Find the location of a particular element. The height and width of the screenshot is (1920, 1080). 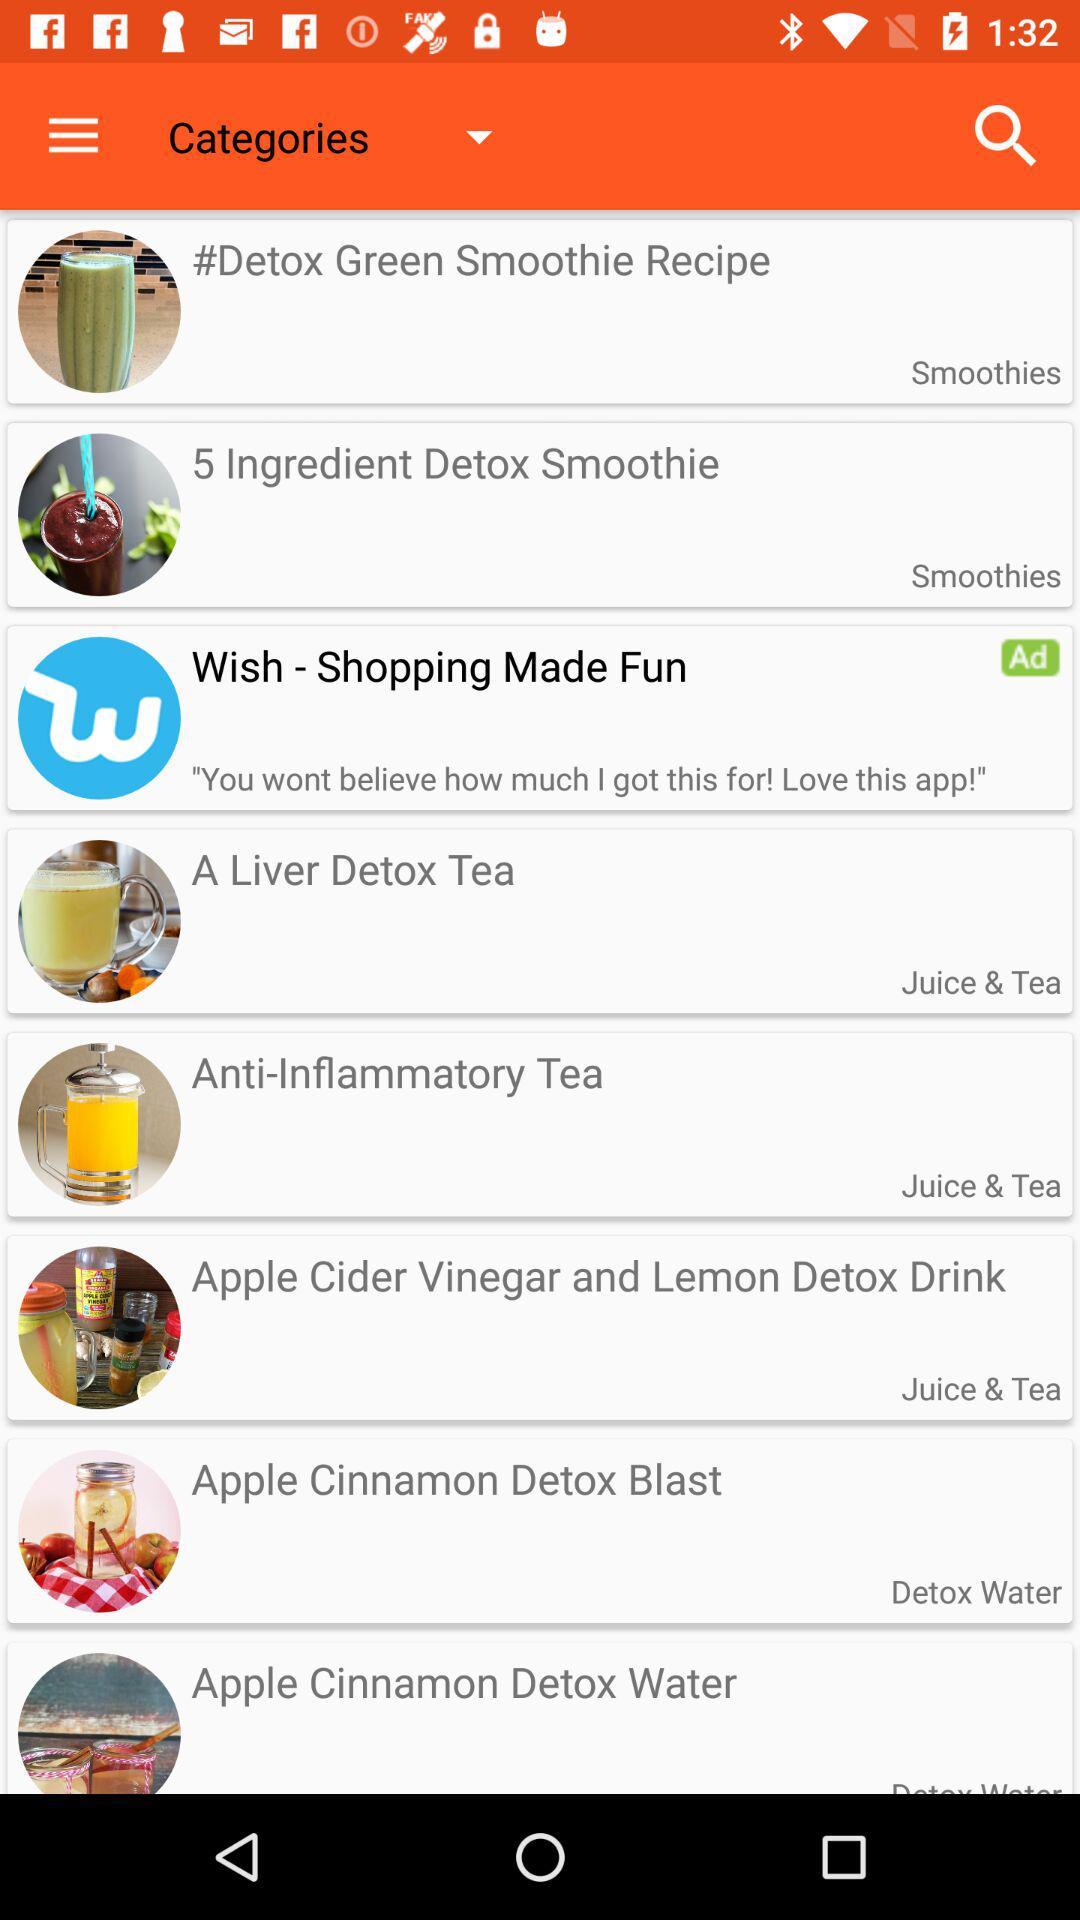

this is an advertisement is located at coordinates (1030, 657).